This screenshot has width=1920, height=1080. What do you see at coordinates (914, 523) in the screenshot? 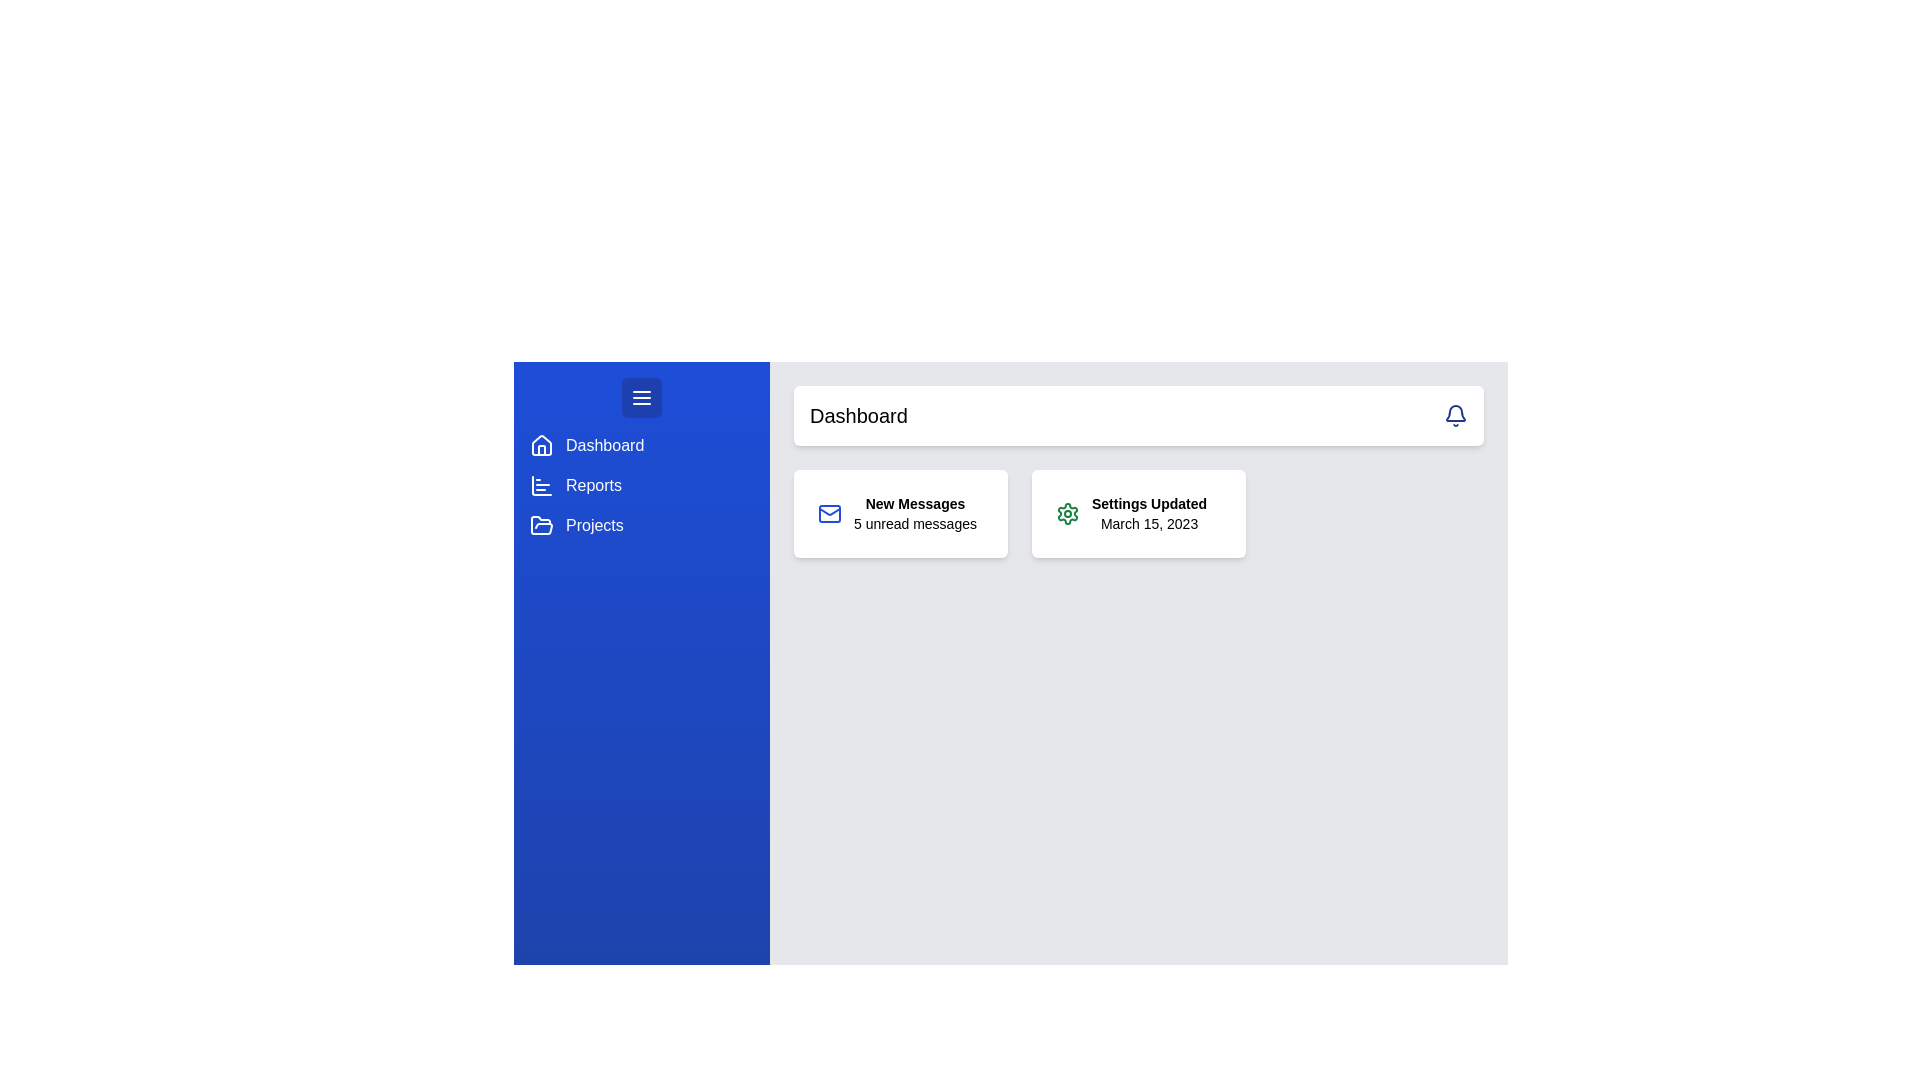
I see `text content of the label displaying '5 unread messages' located below the title 'New Messages' in the notification card` at bounding box center [914, 523].